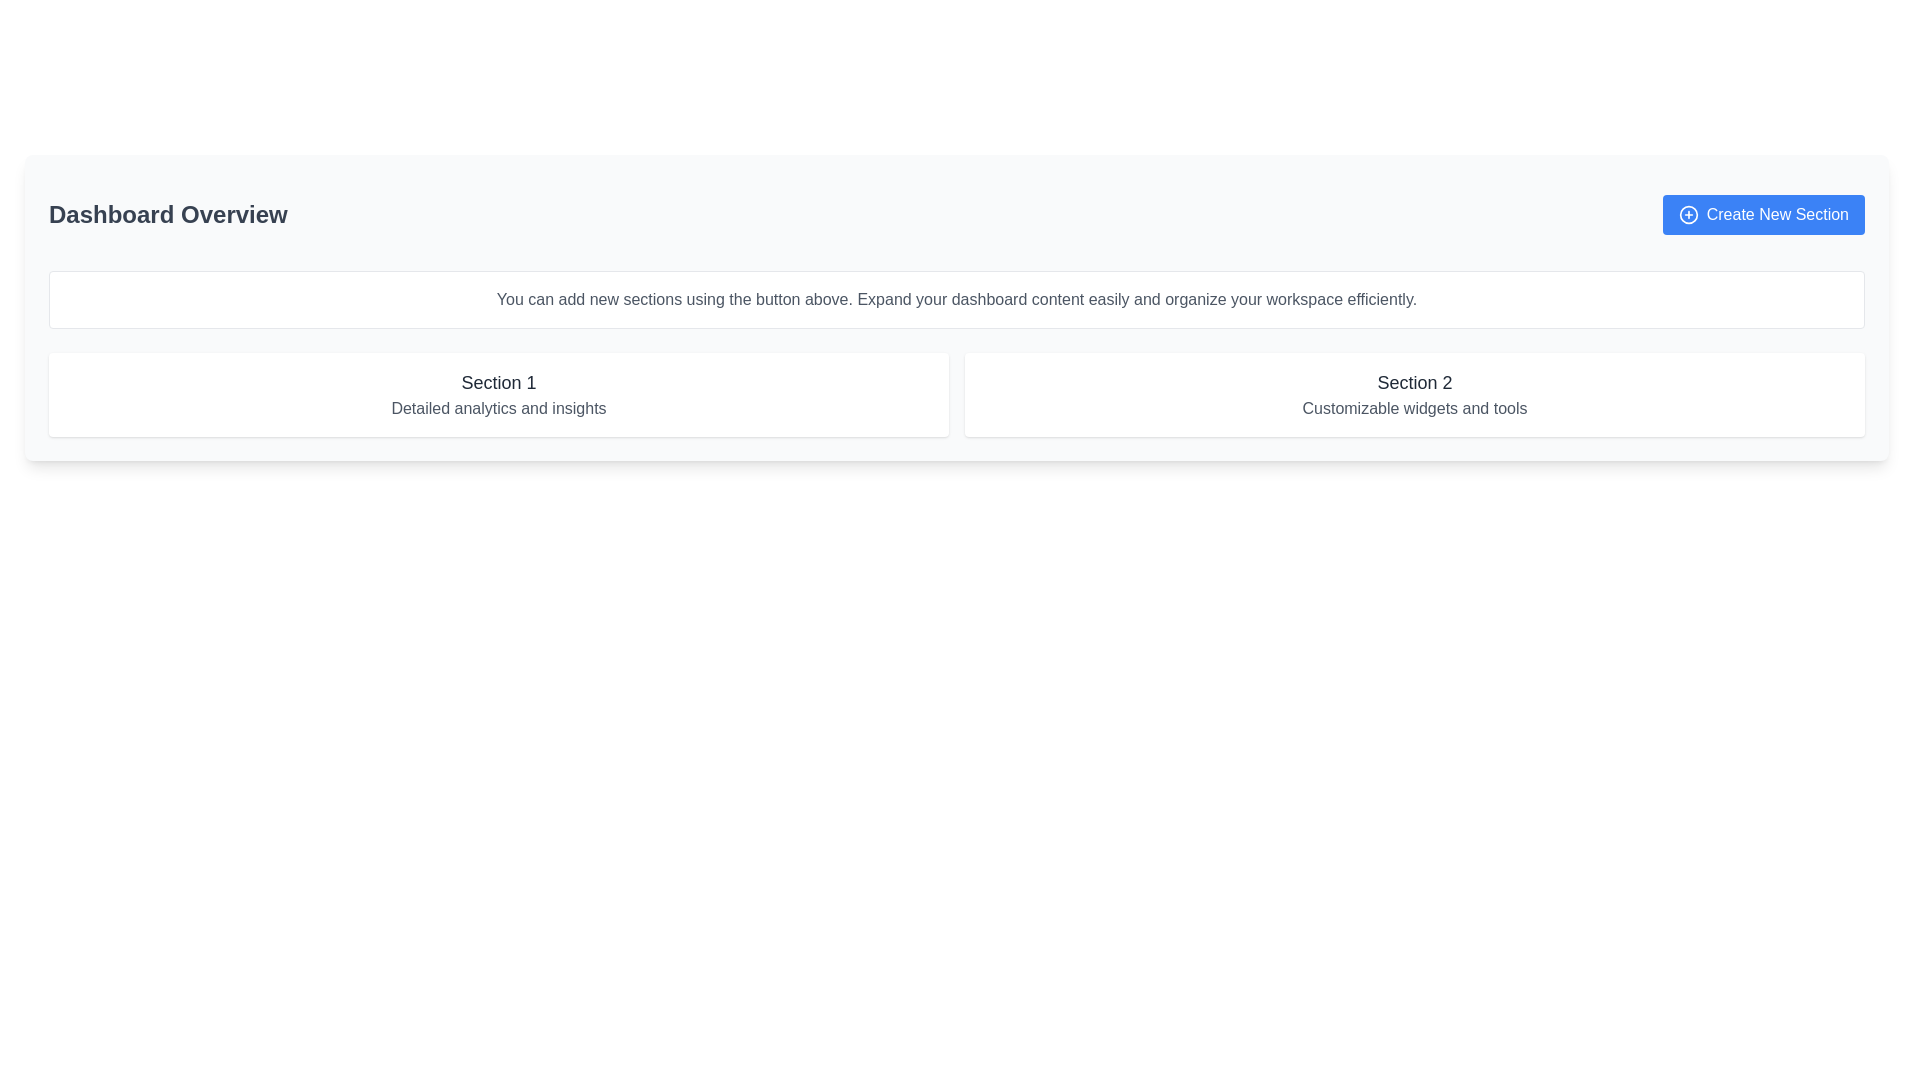  I want to click on the text label 'Section 2', which is styled with a larger bold font and dark gray color, located in the right section of a two-column layout, so click(1414, 382).